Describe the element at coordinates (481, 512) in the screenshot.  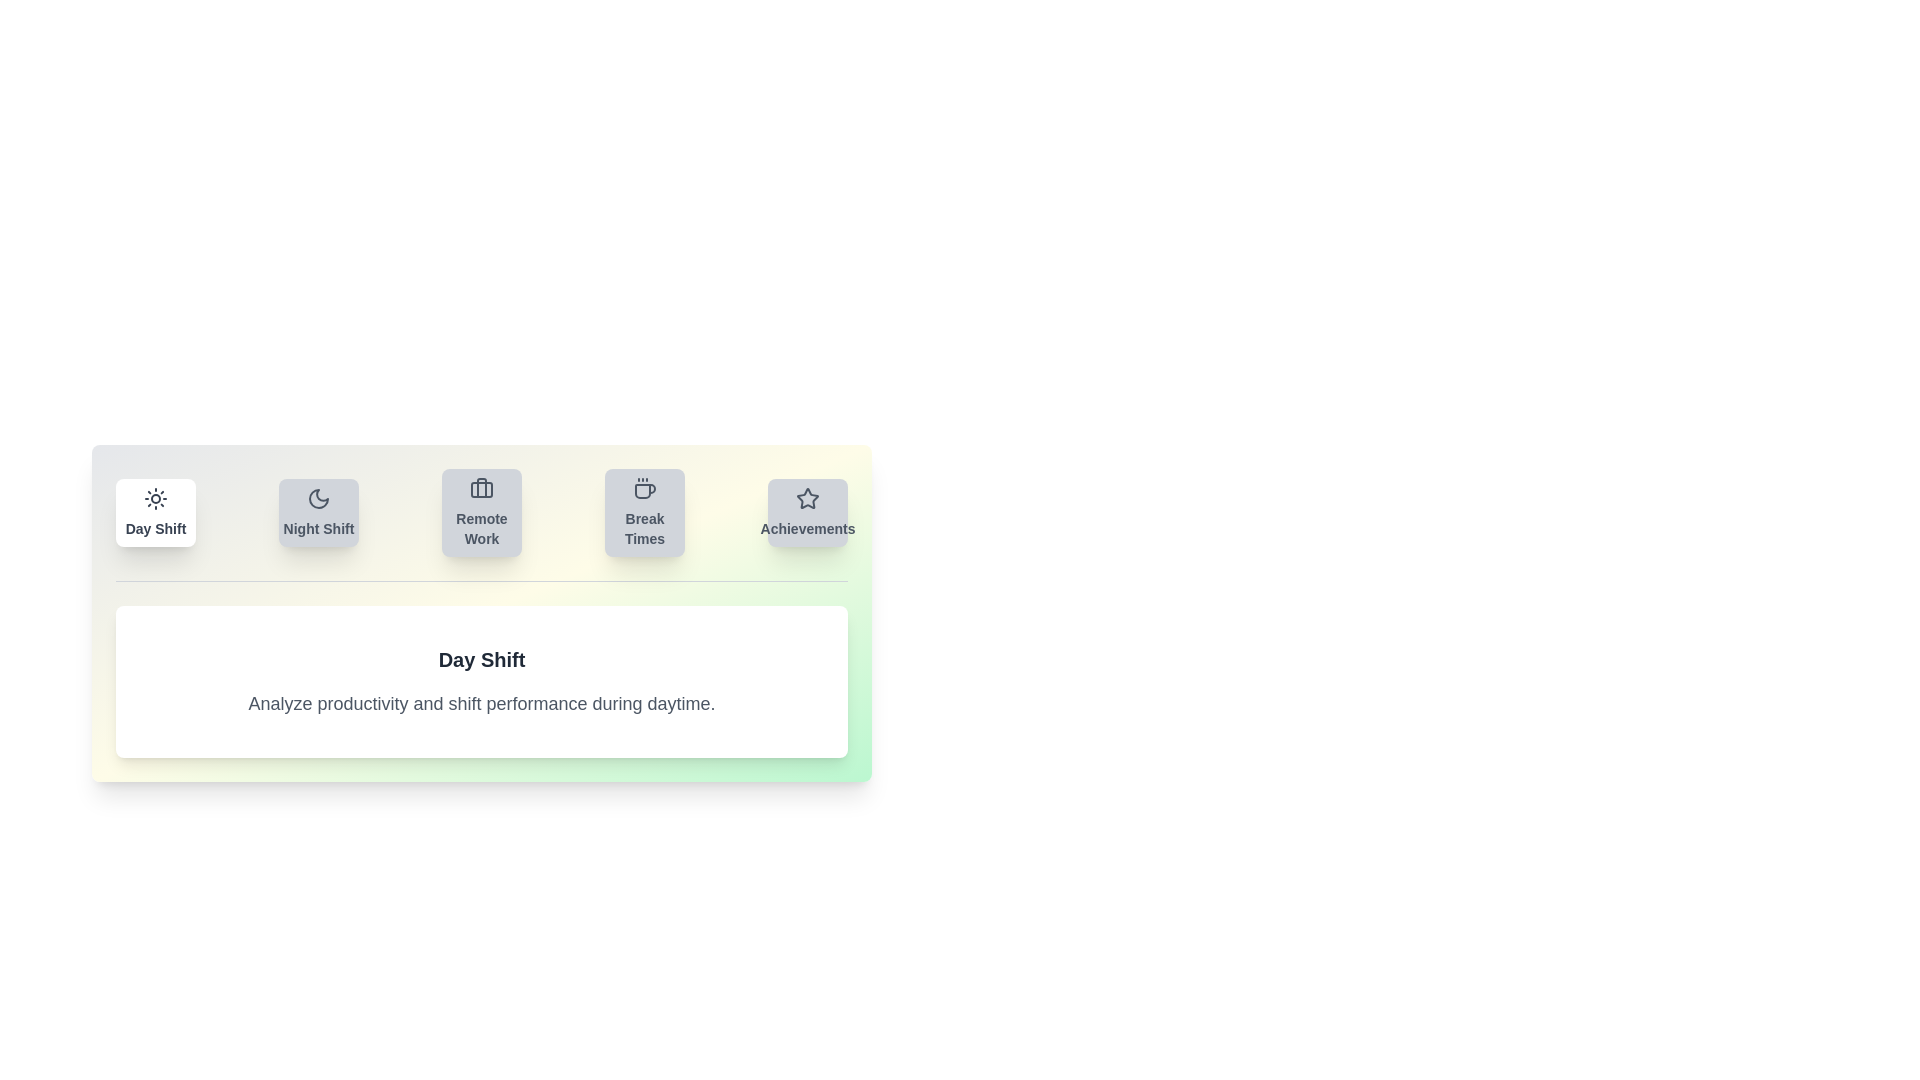
I see `the tab labeled Remote Work to view its content` at that location.